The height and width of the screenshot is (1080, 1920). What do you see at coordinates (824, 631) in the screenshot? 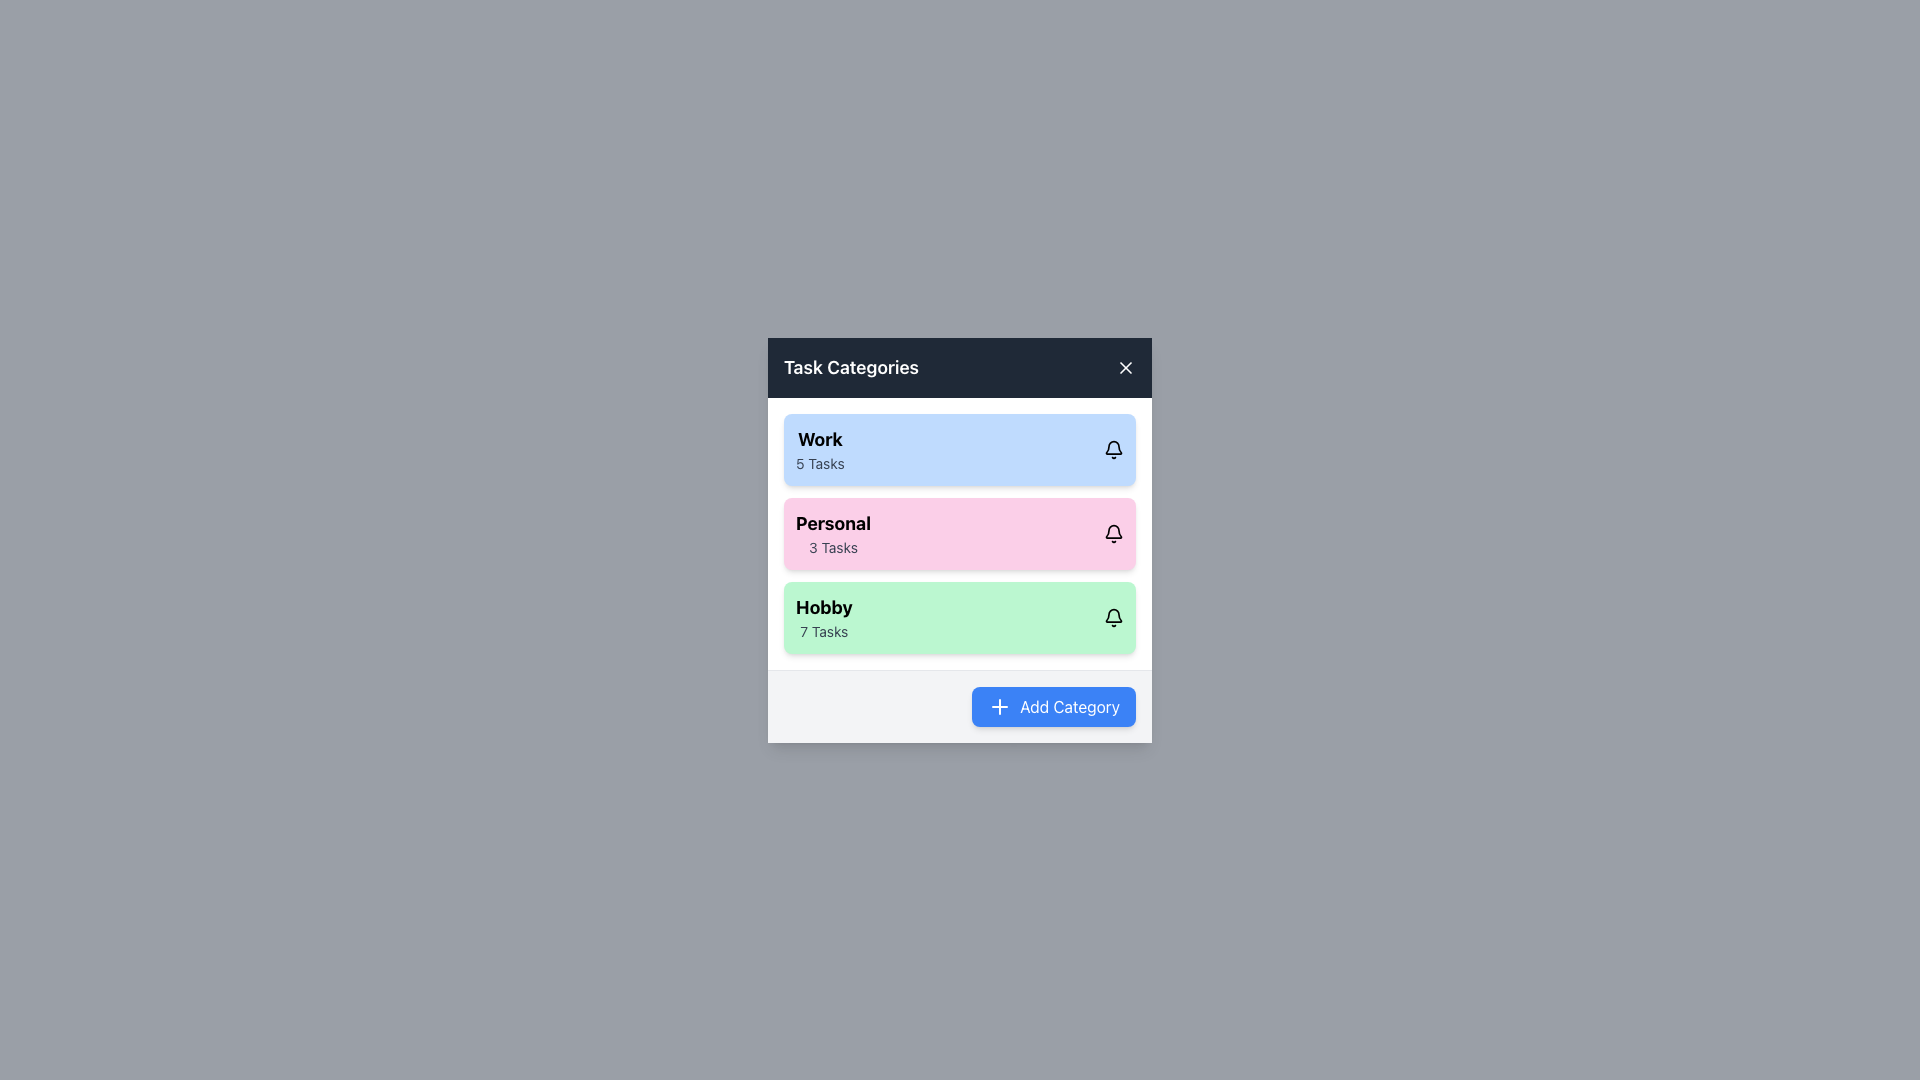
I see `the static text label displaying the number of tasks under the 'Hobby' category located in the bottom section of the 'Task Categories' dialog` at bounding box center [824, 631].